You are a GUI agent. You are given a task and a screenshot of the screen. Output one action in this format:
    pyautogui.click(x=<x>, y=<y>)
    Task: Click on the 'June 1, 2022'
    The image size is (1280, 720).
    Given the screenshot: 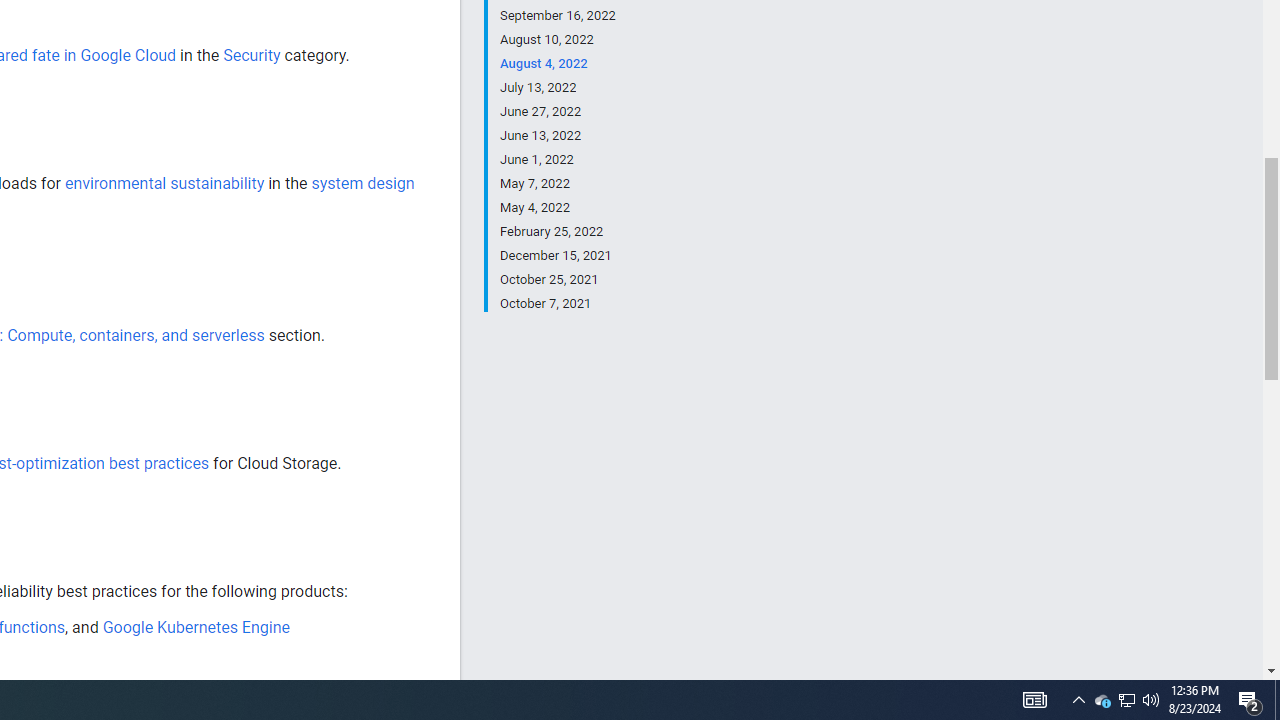 What is the action you would take?
    pyautogui.click(x=557, y=159)
    